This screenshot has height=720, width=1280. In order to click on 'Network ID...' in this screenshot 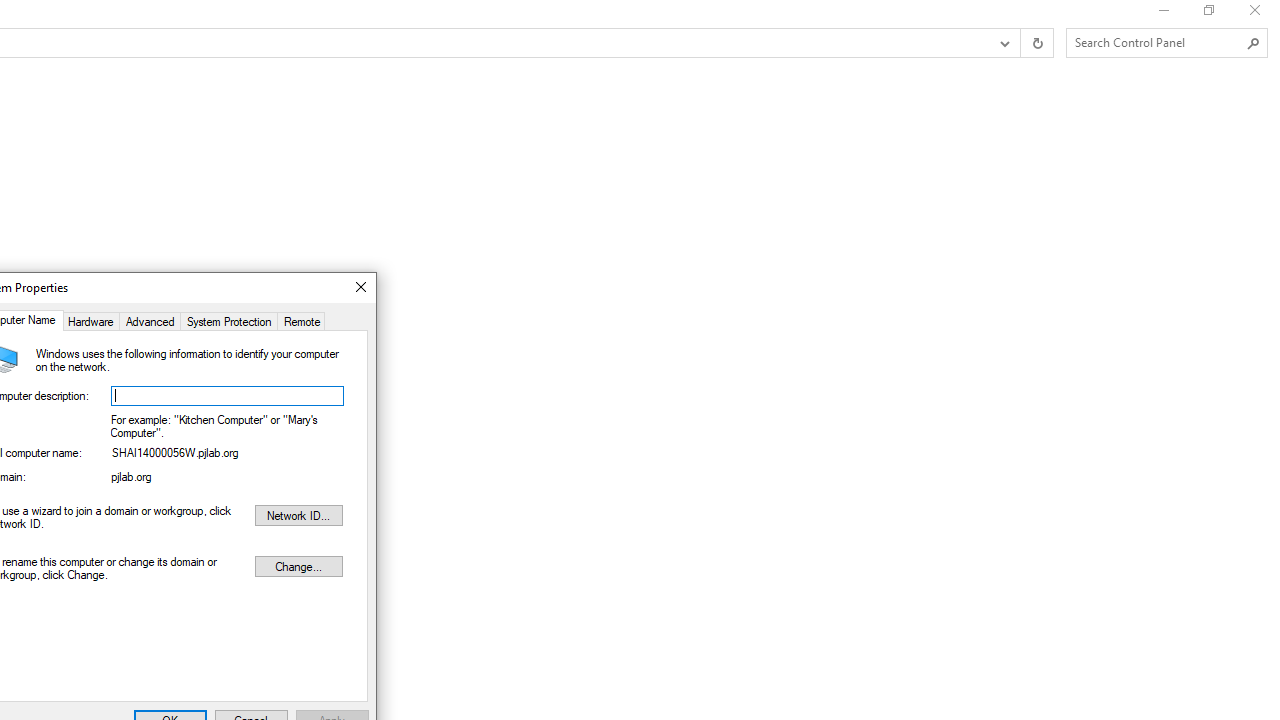, I will do `click(297, 514)`.